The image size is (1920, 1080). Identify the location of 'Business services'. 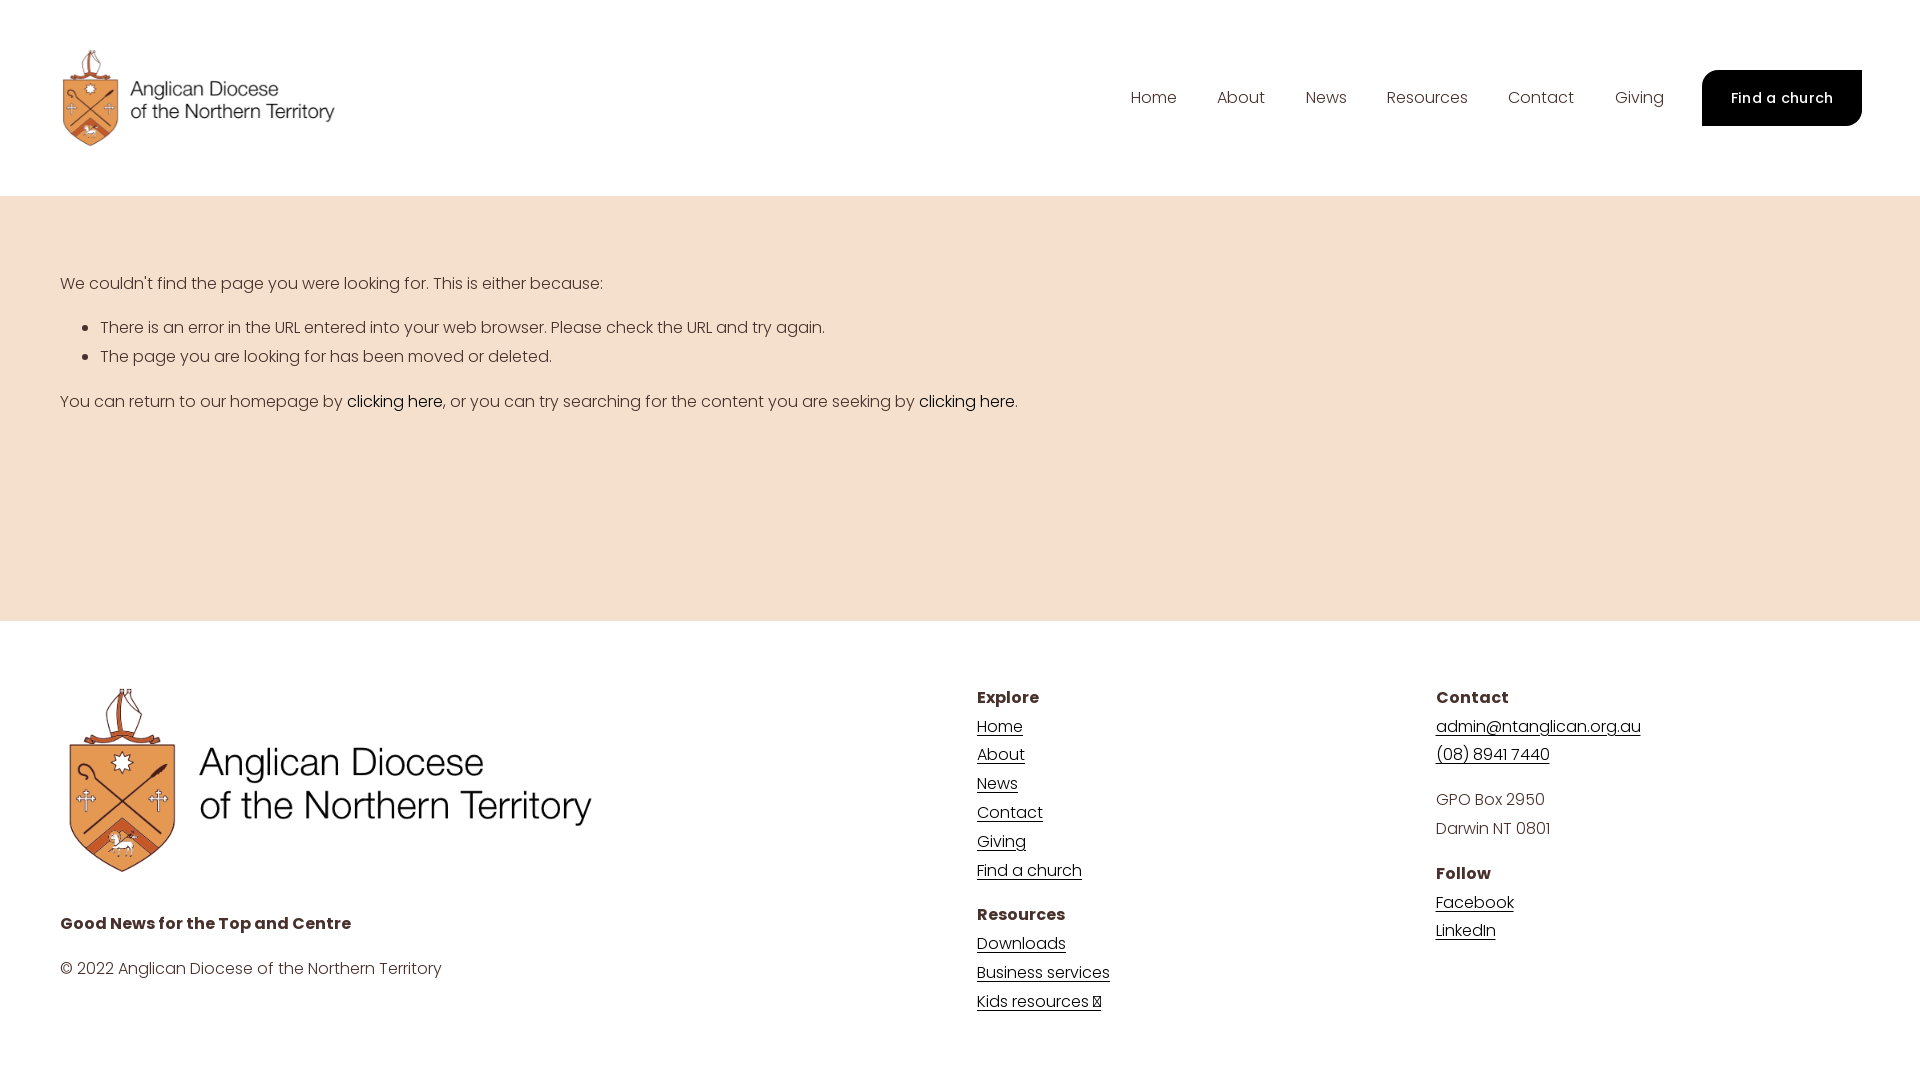
(1042, 972).